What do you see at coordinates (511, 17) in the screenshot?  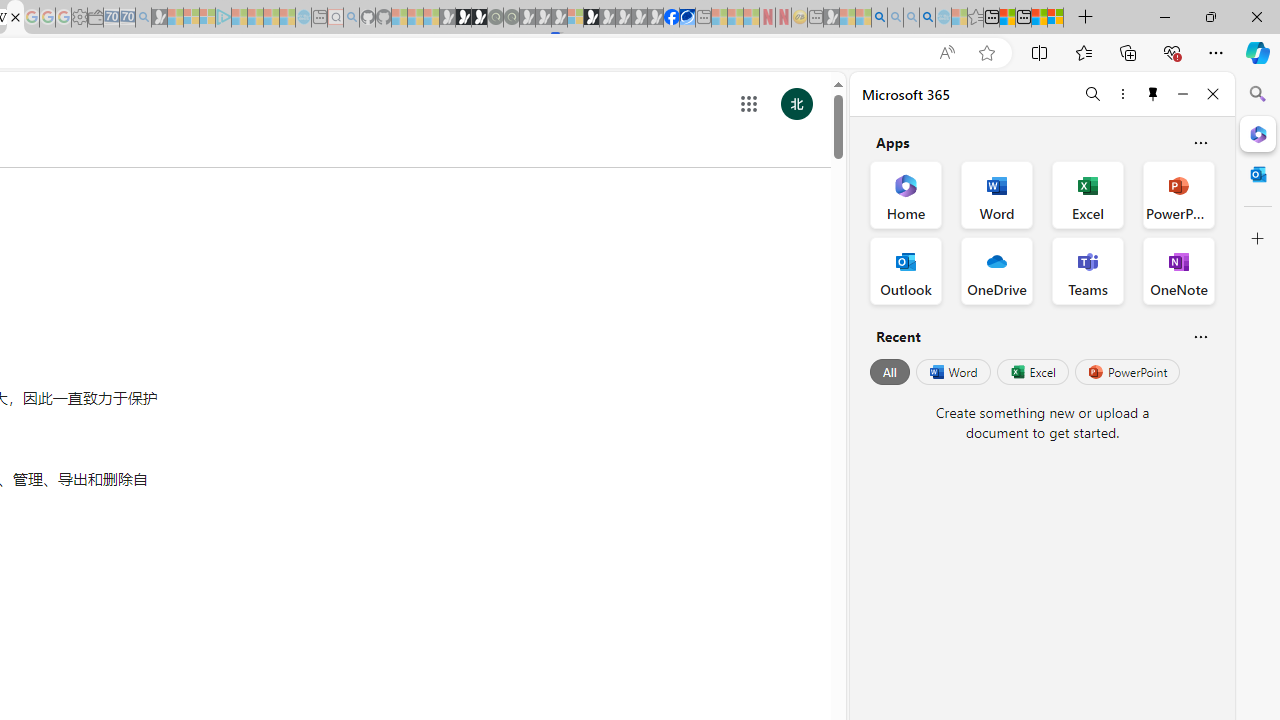 I see `'Future Focus Report 2024 - Sleeping'` at bounding box center [511, 17].